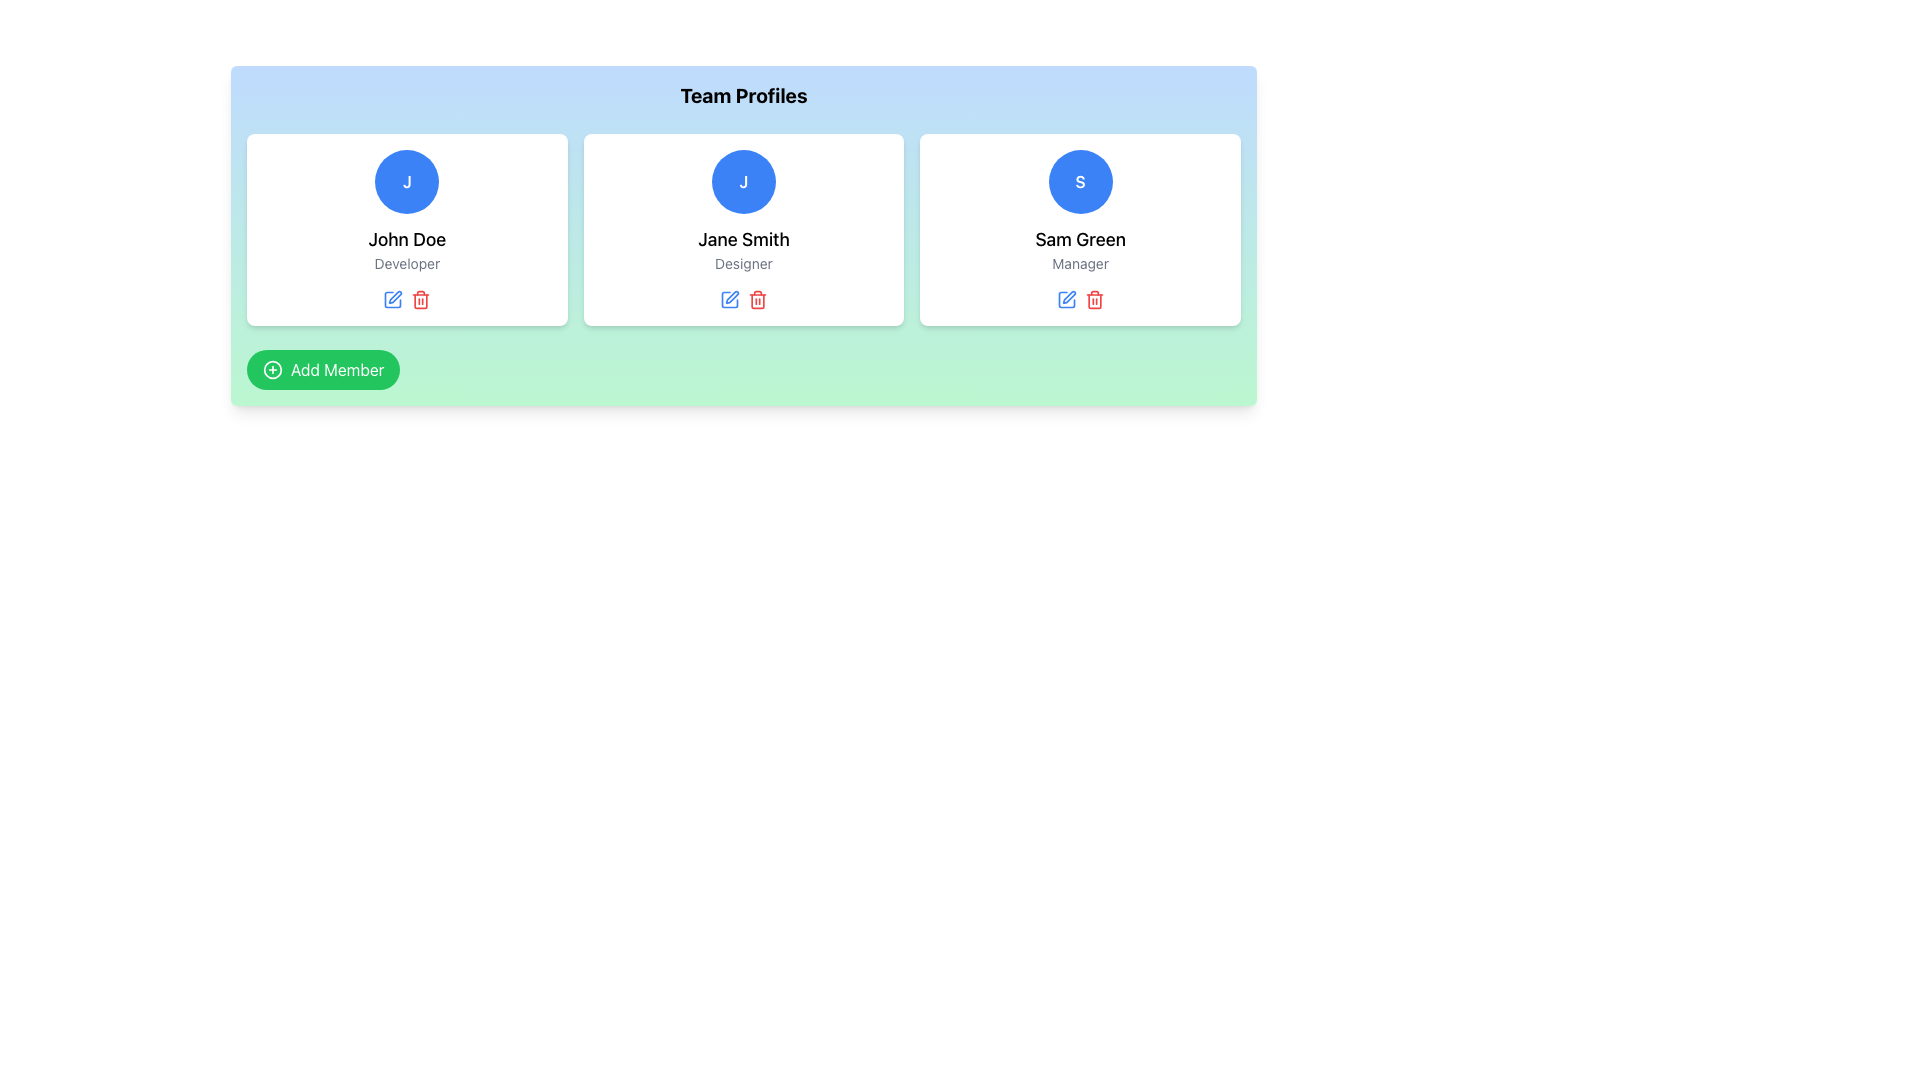  What do you see at coordinates (323, 370) in the screenshot?
I see `the 'Add New Member' button located below the first profile card (John Doe) in the 'Team Profiles' section by` at bounding box center [323, 370].